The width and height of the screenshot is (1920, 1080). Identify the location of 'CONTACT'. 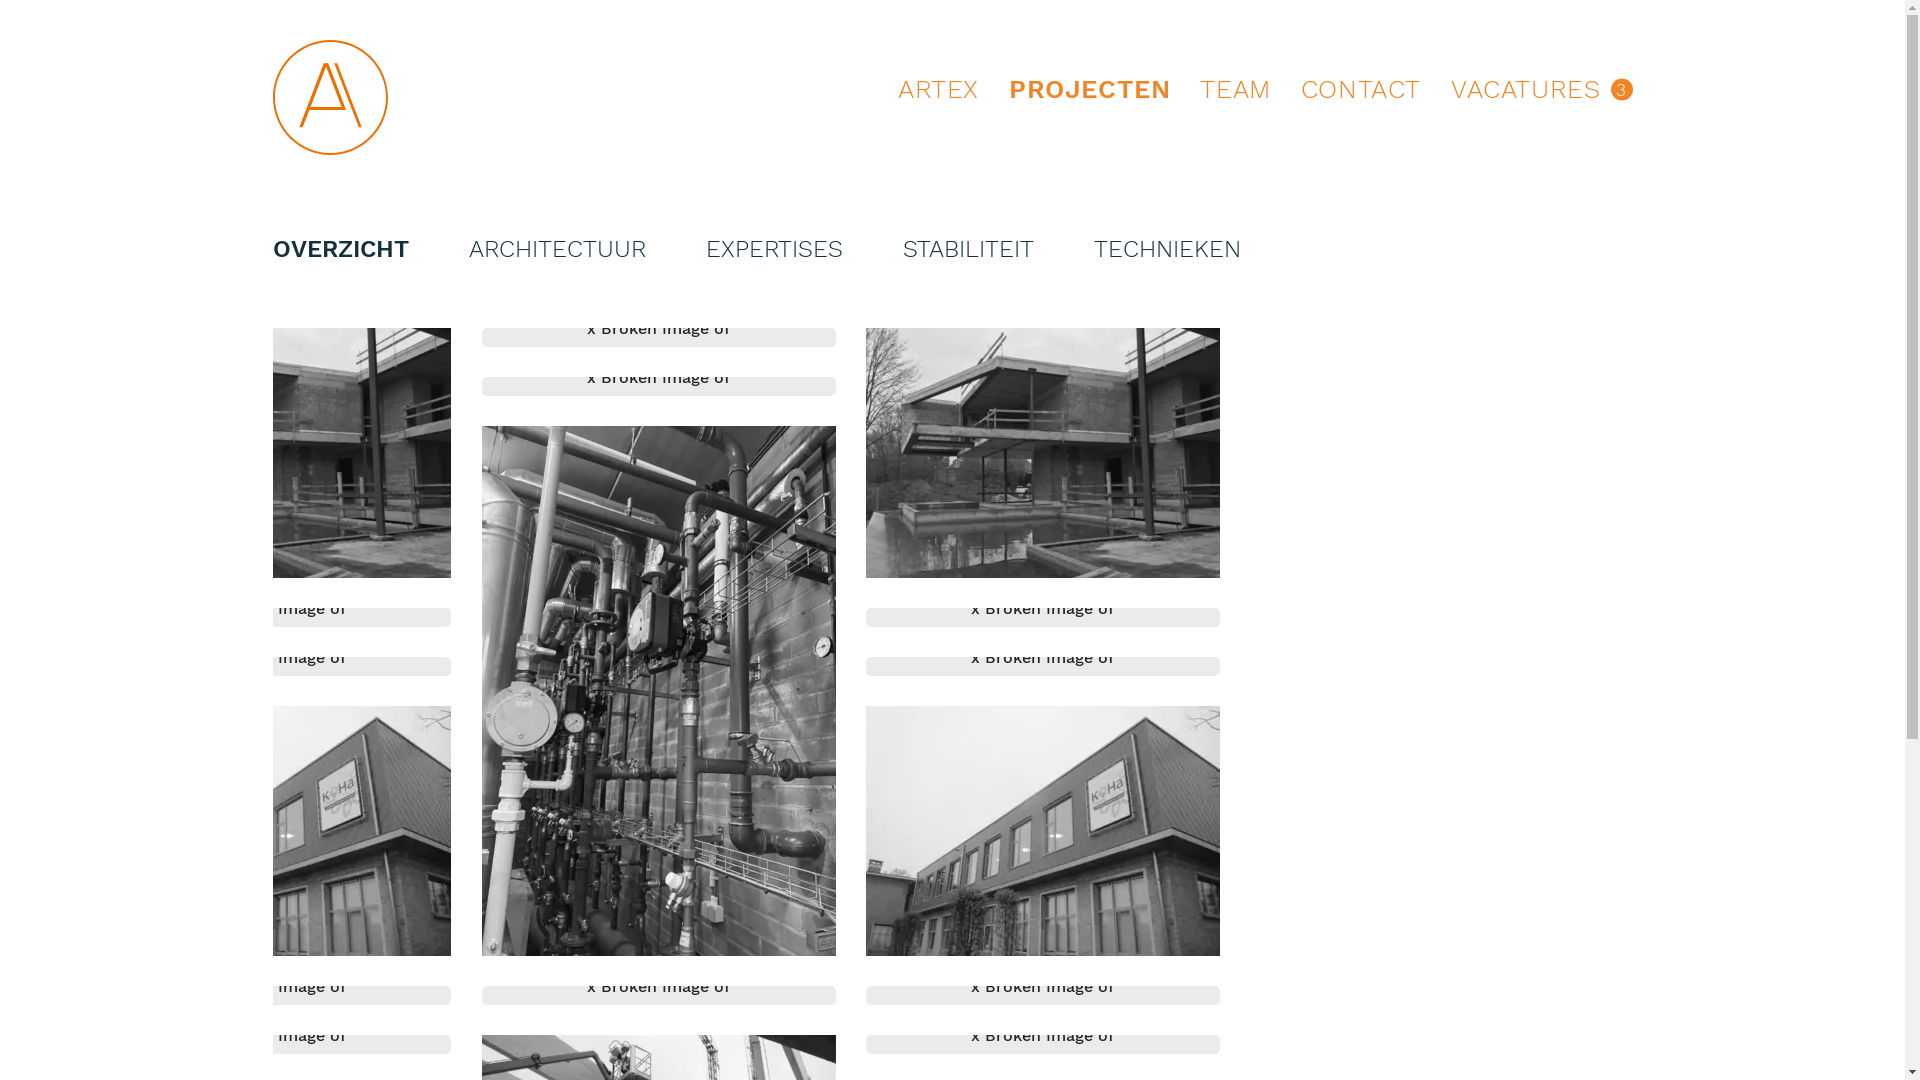
(1360, 94).